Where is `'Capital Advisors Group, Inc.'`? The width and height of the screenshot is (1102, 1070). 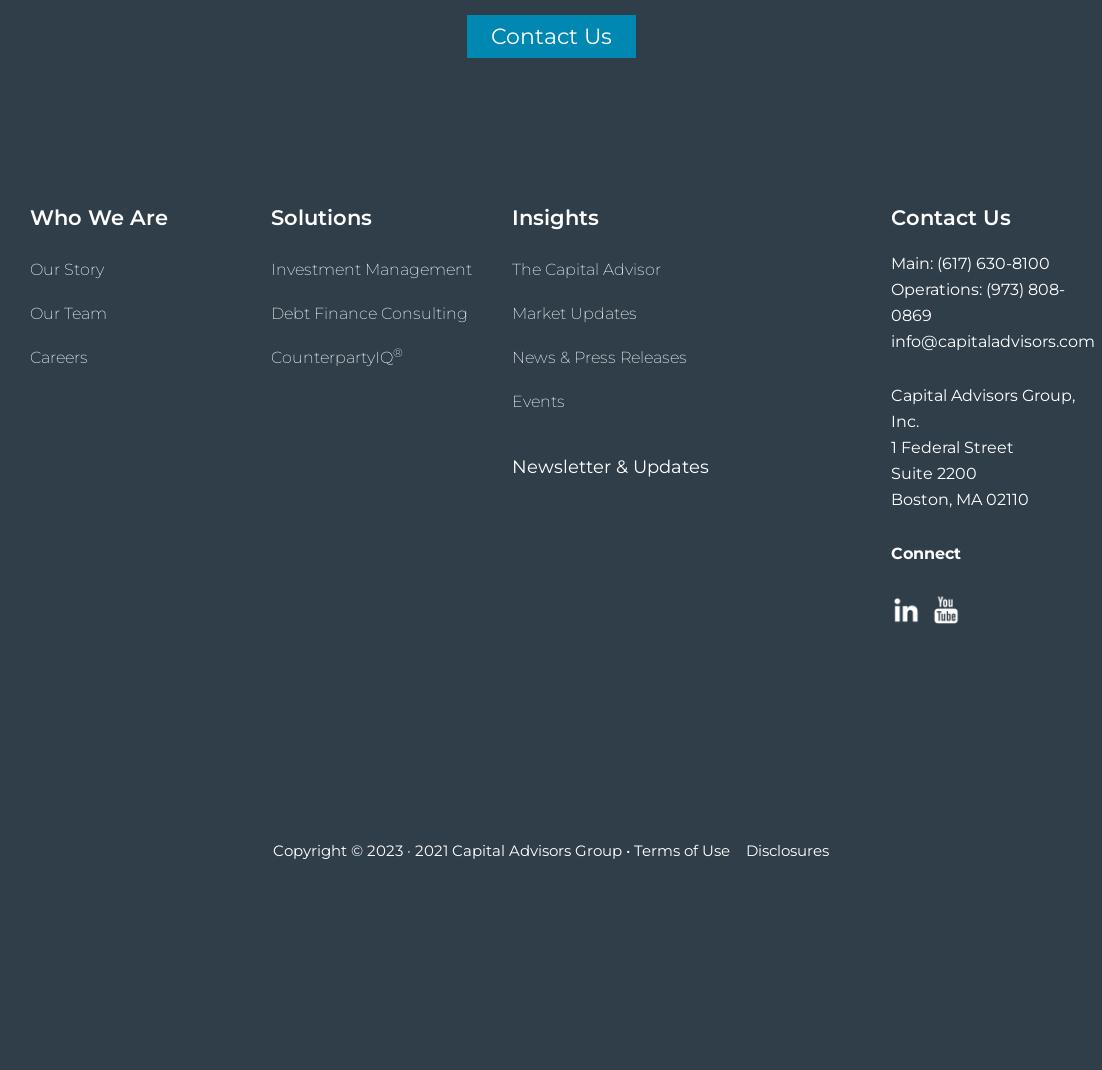
'Capital Advisors Group, Inc.' is located at coordinates (981, 406).